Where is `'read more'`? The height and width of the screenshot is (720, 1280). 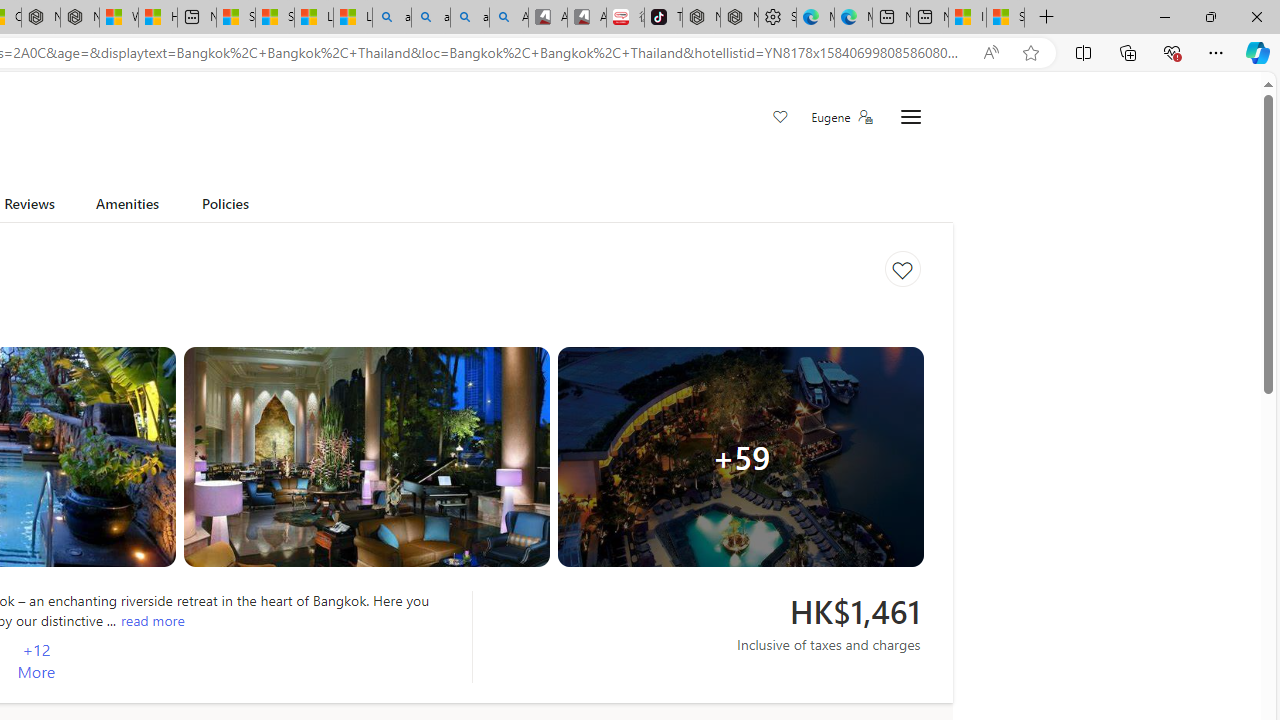
'read more' is located at coordinates (151, 620).